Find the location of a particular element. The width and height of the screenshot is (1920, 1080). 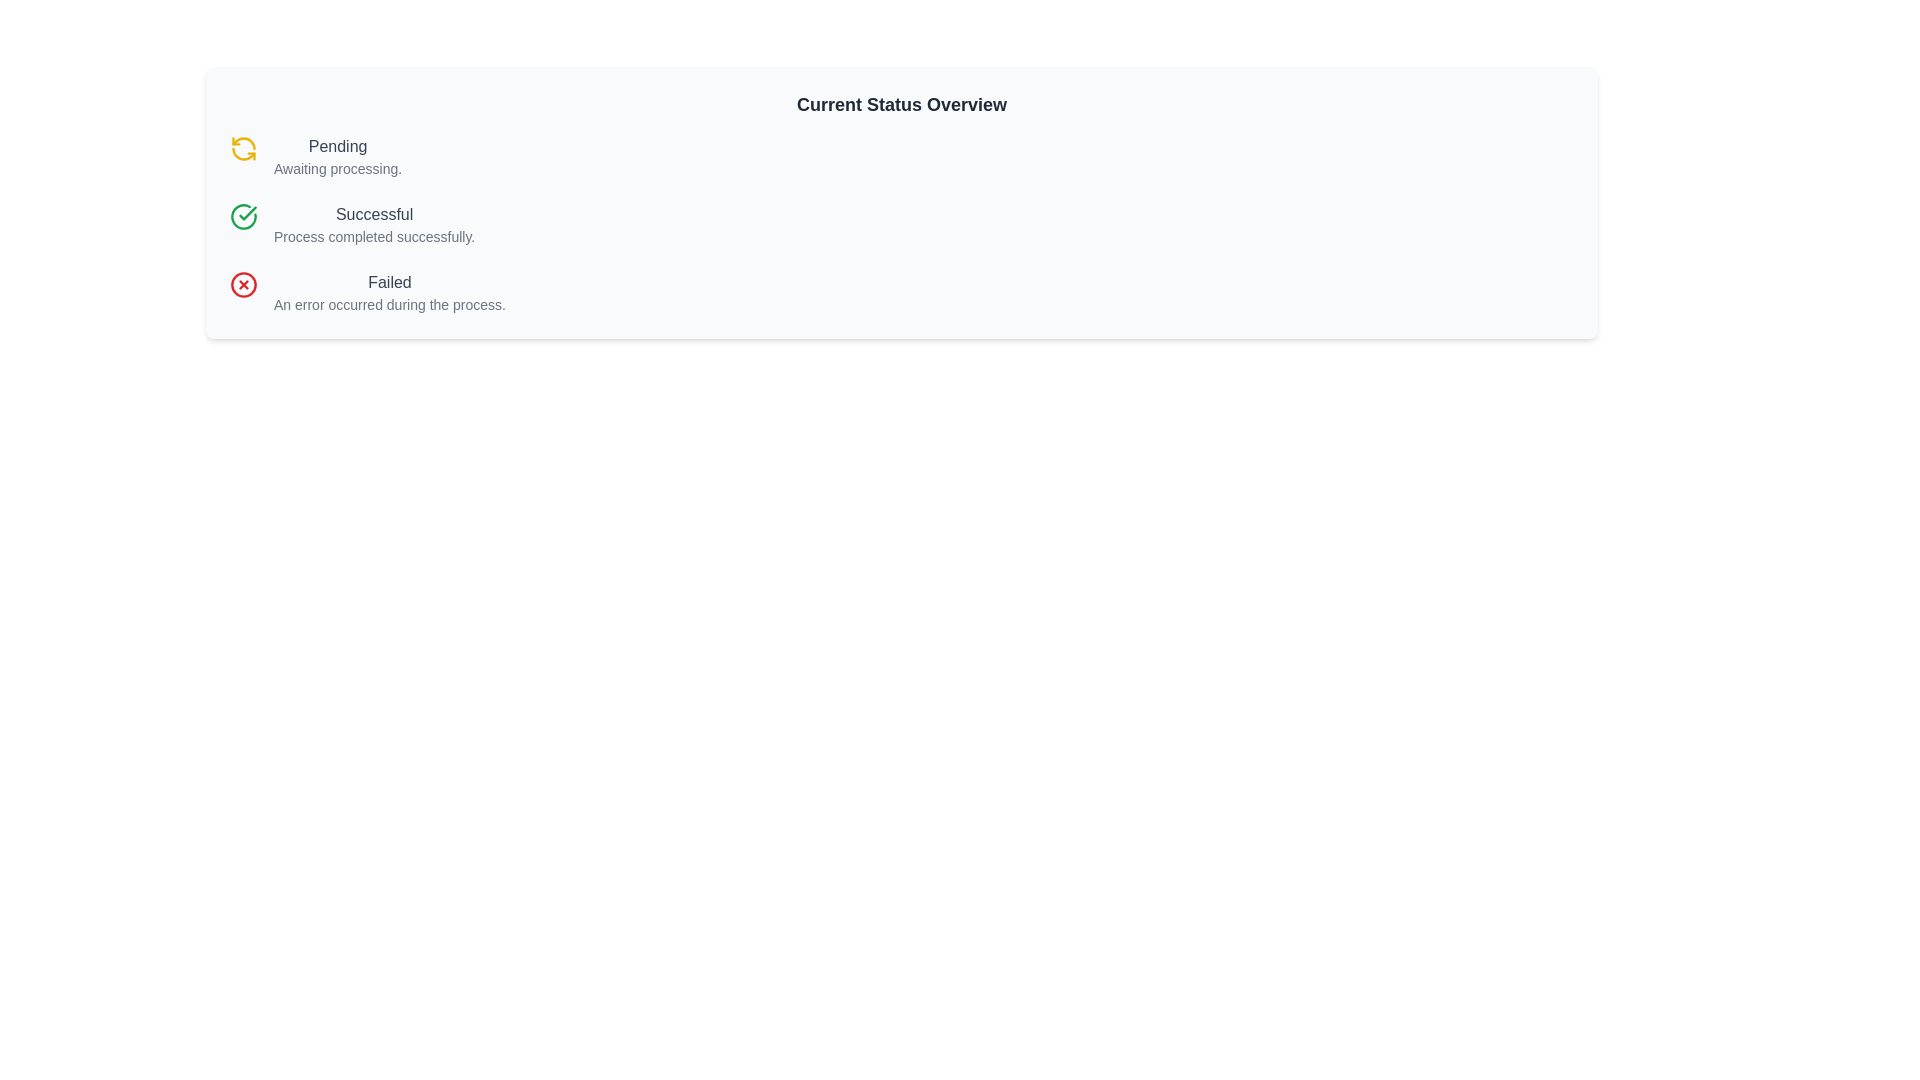

the descriptive text label that provides additional information about the process status labeled 'Failed', which is located directly beneath the 'Failed' label is located at coordinates (389, 304).